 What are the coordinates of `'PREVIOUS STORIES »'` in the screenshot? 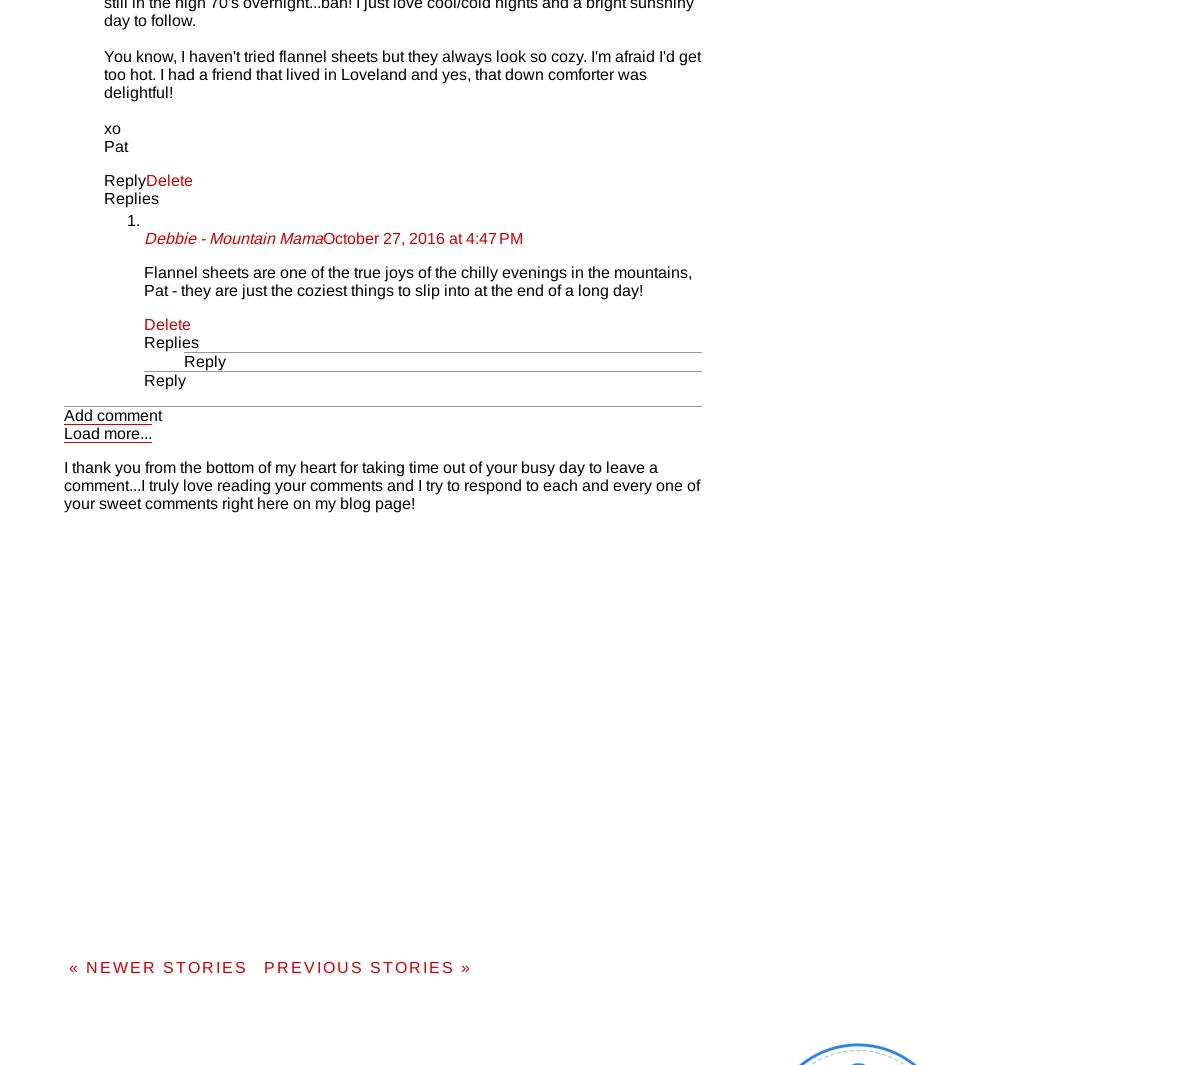 It's located at (262, 966).